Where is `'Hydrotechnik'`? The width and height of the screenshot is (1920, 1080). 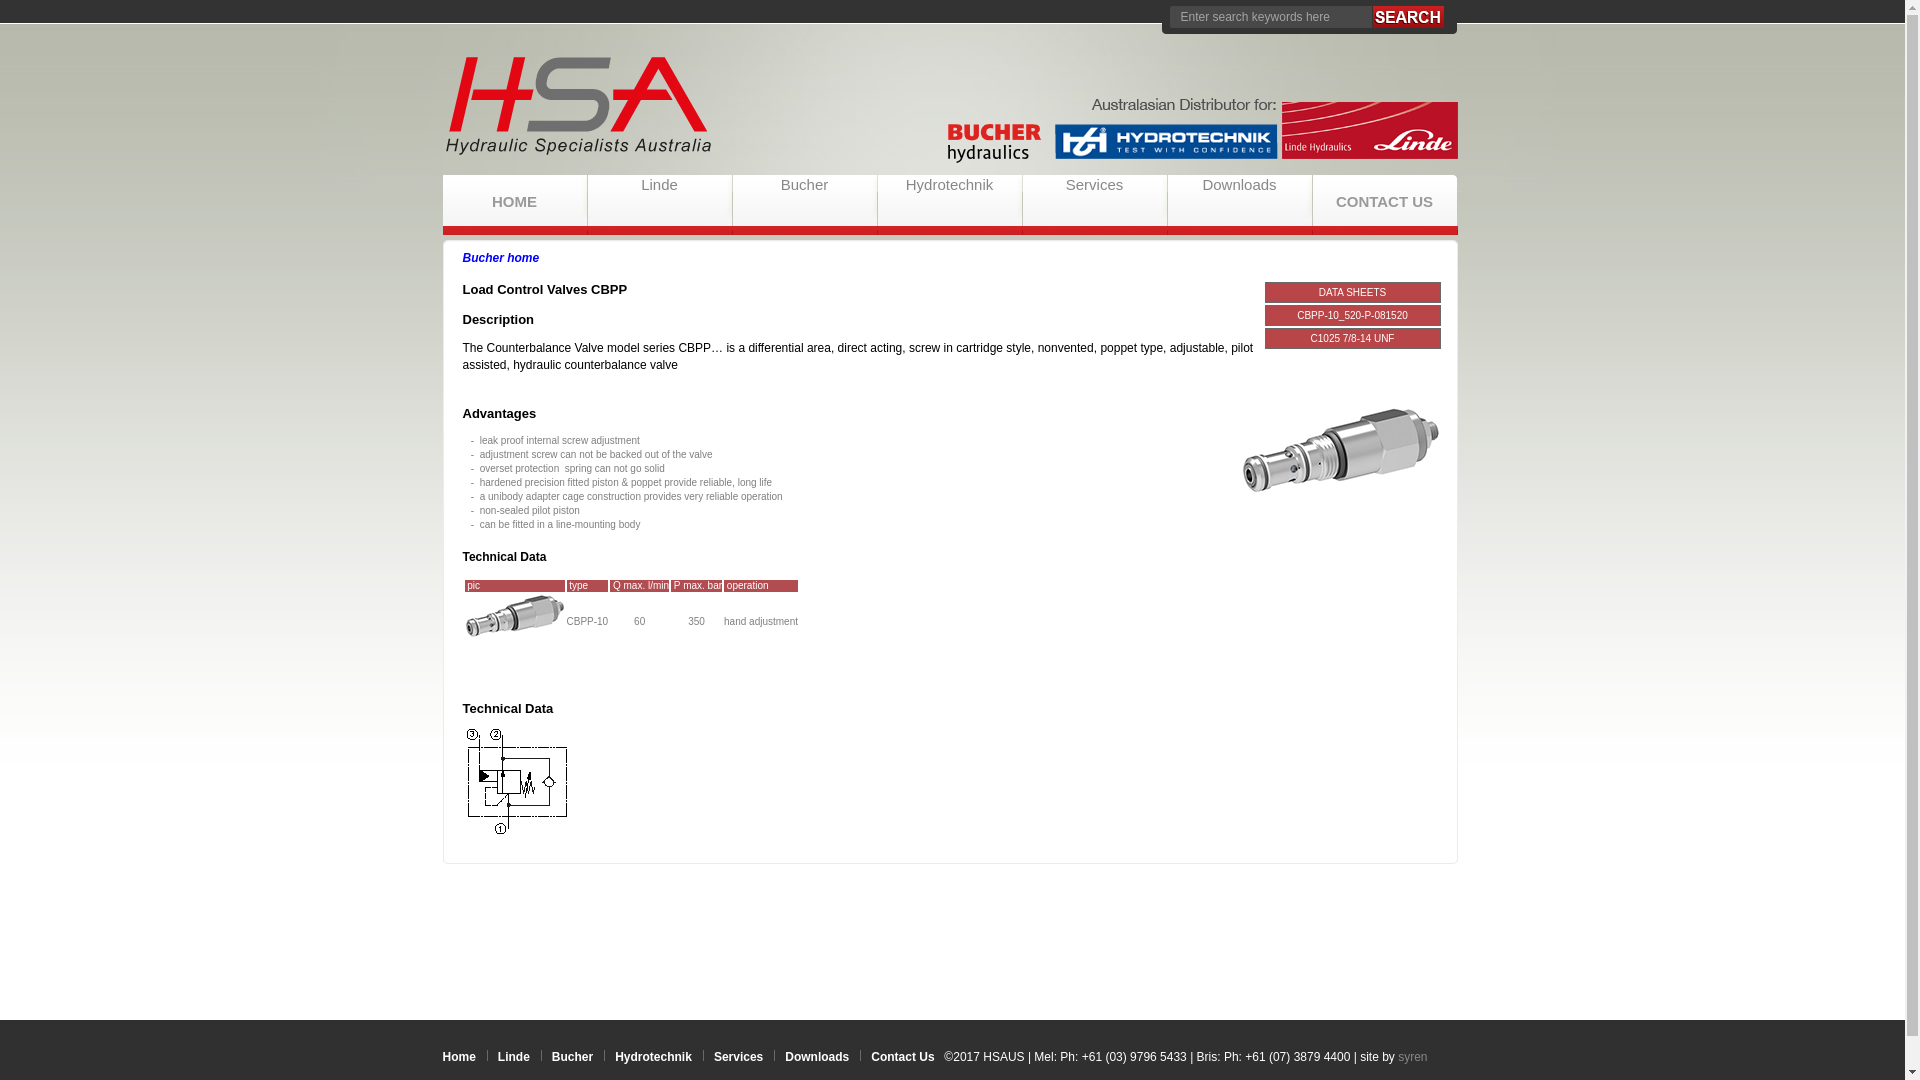
'Hydrotechnik' is located at coordinates (949, 184).